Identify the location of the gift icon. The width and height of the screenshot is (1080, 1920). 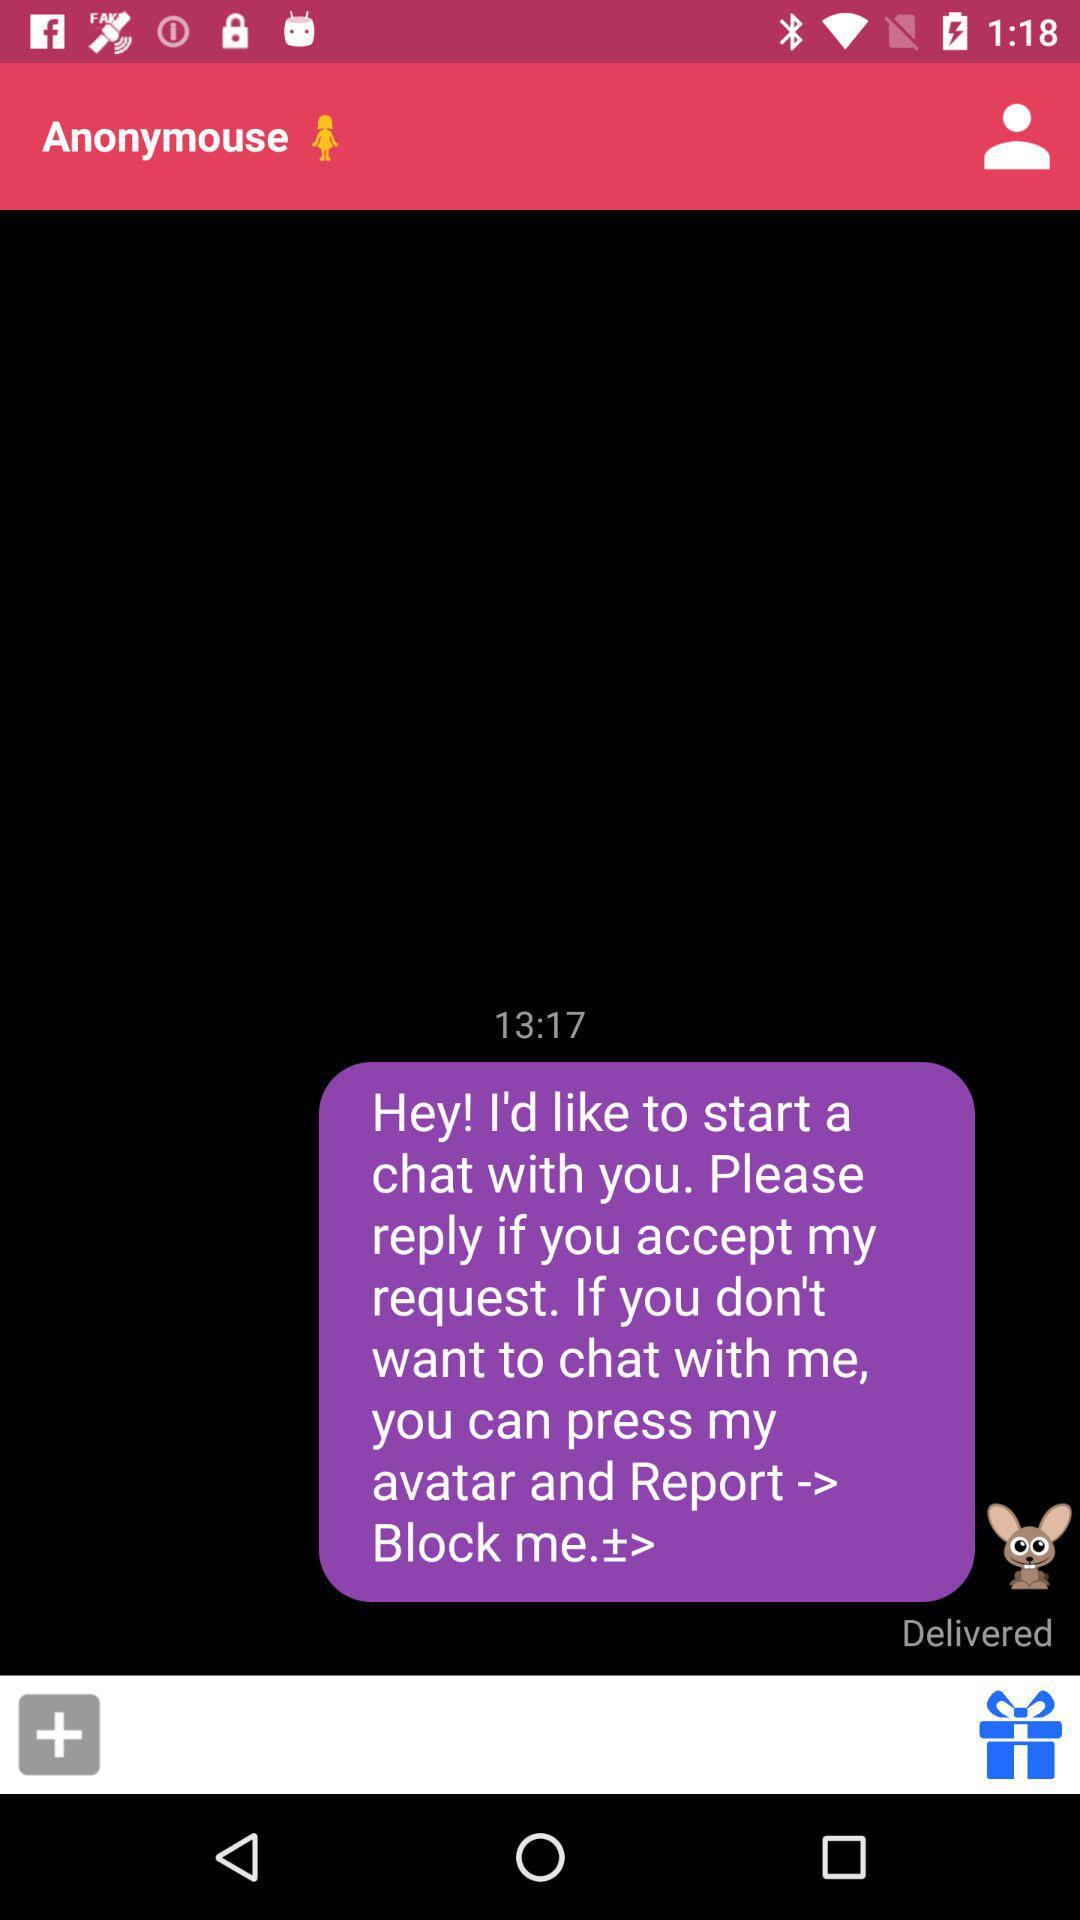
(1020, 1733).